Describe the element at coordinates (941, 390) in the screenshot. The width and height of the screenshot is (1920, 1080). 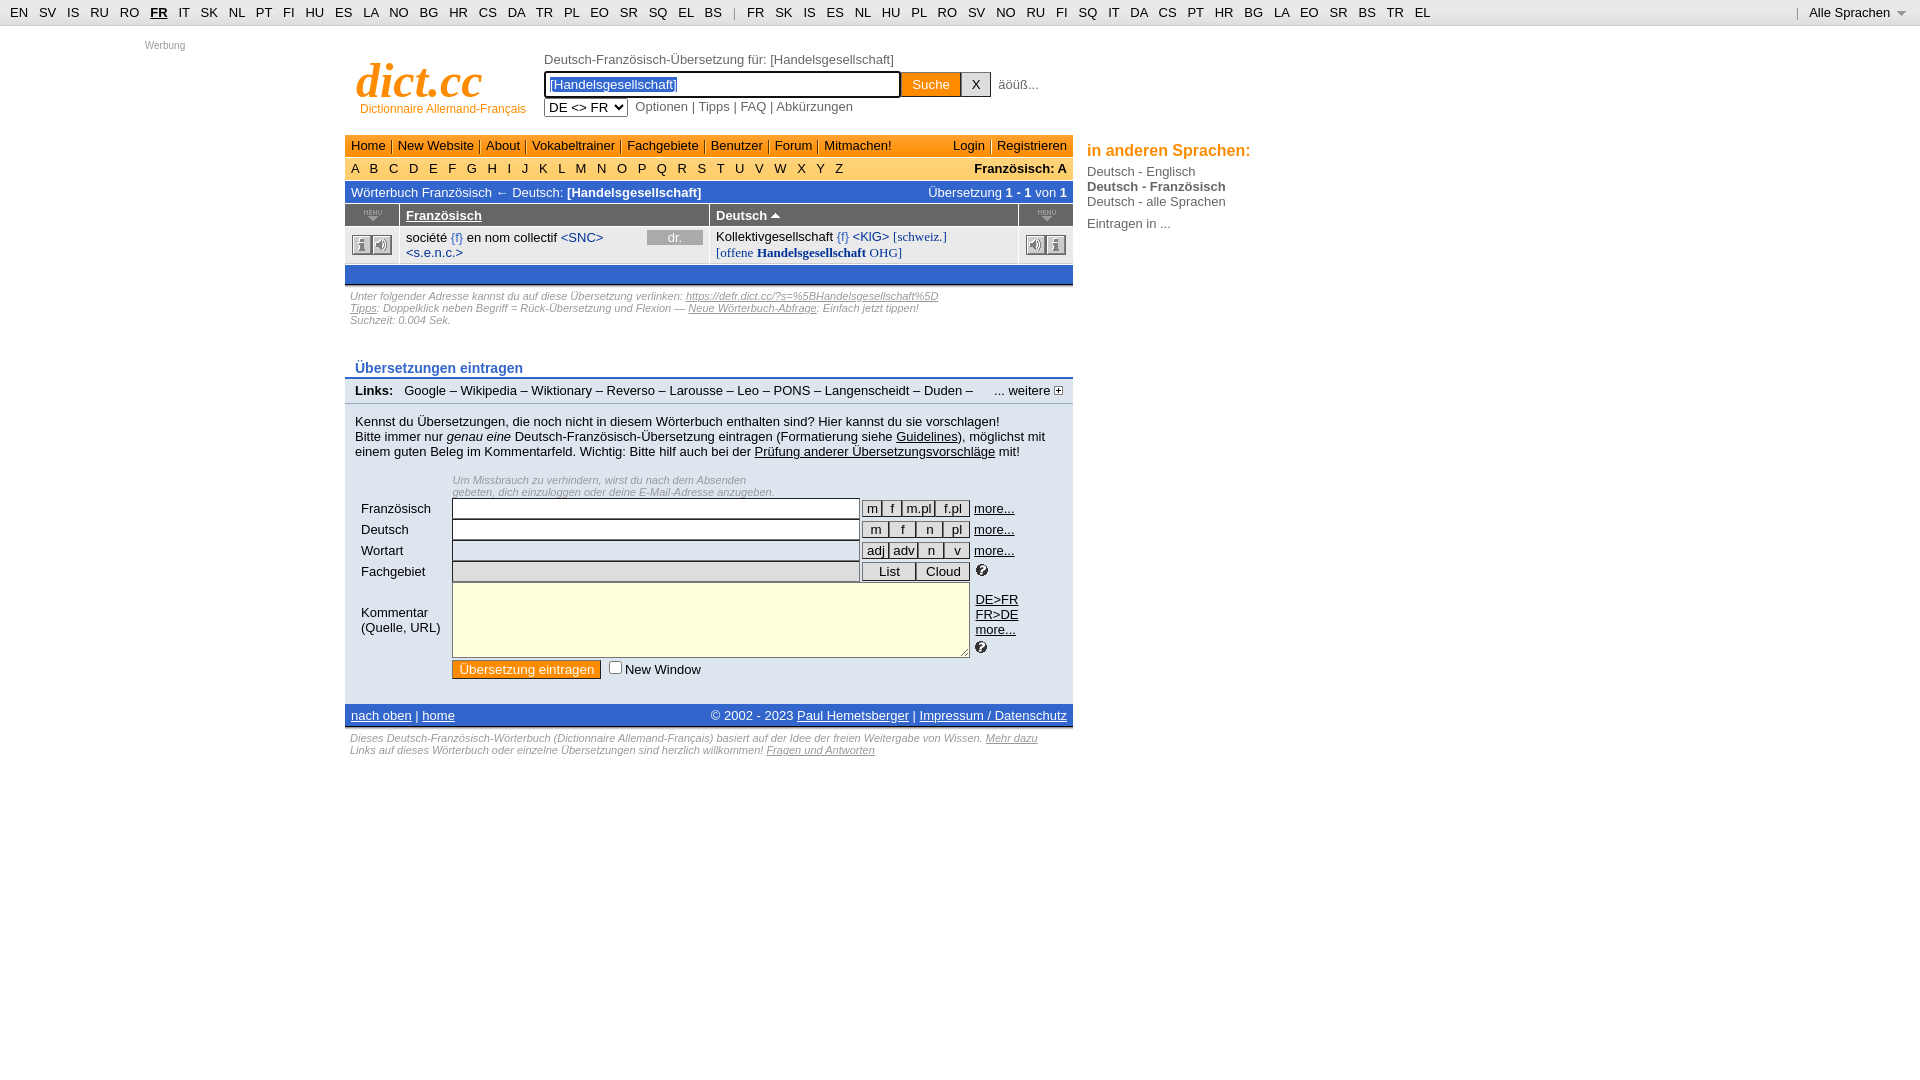
I see `'Duden'` at that location.